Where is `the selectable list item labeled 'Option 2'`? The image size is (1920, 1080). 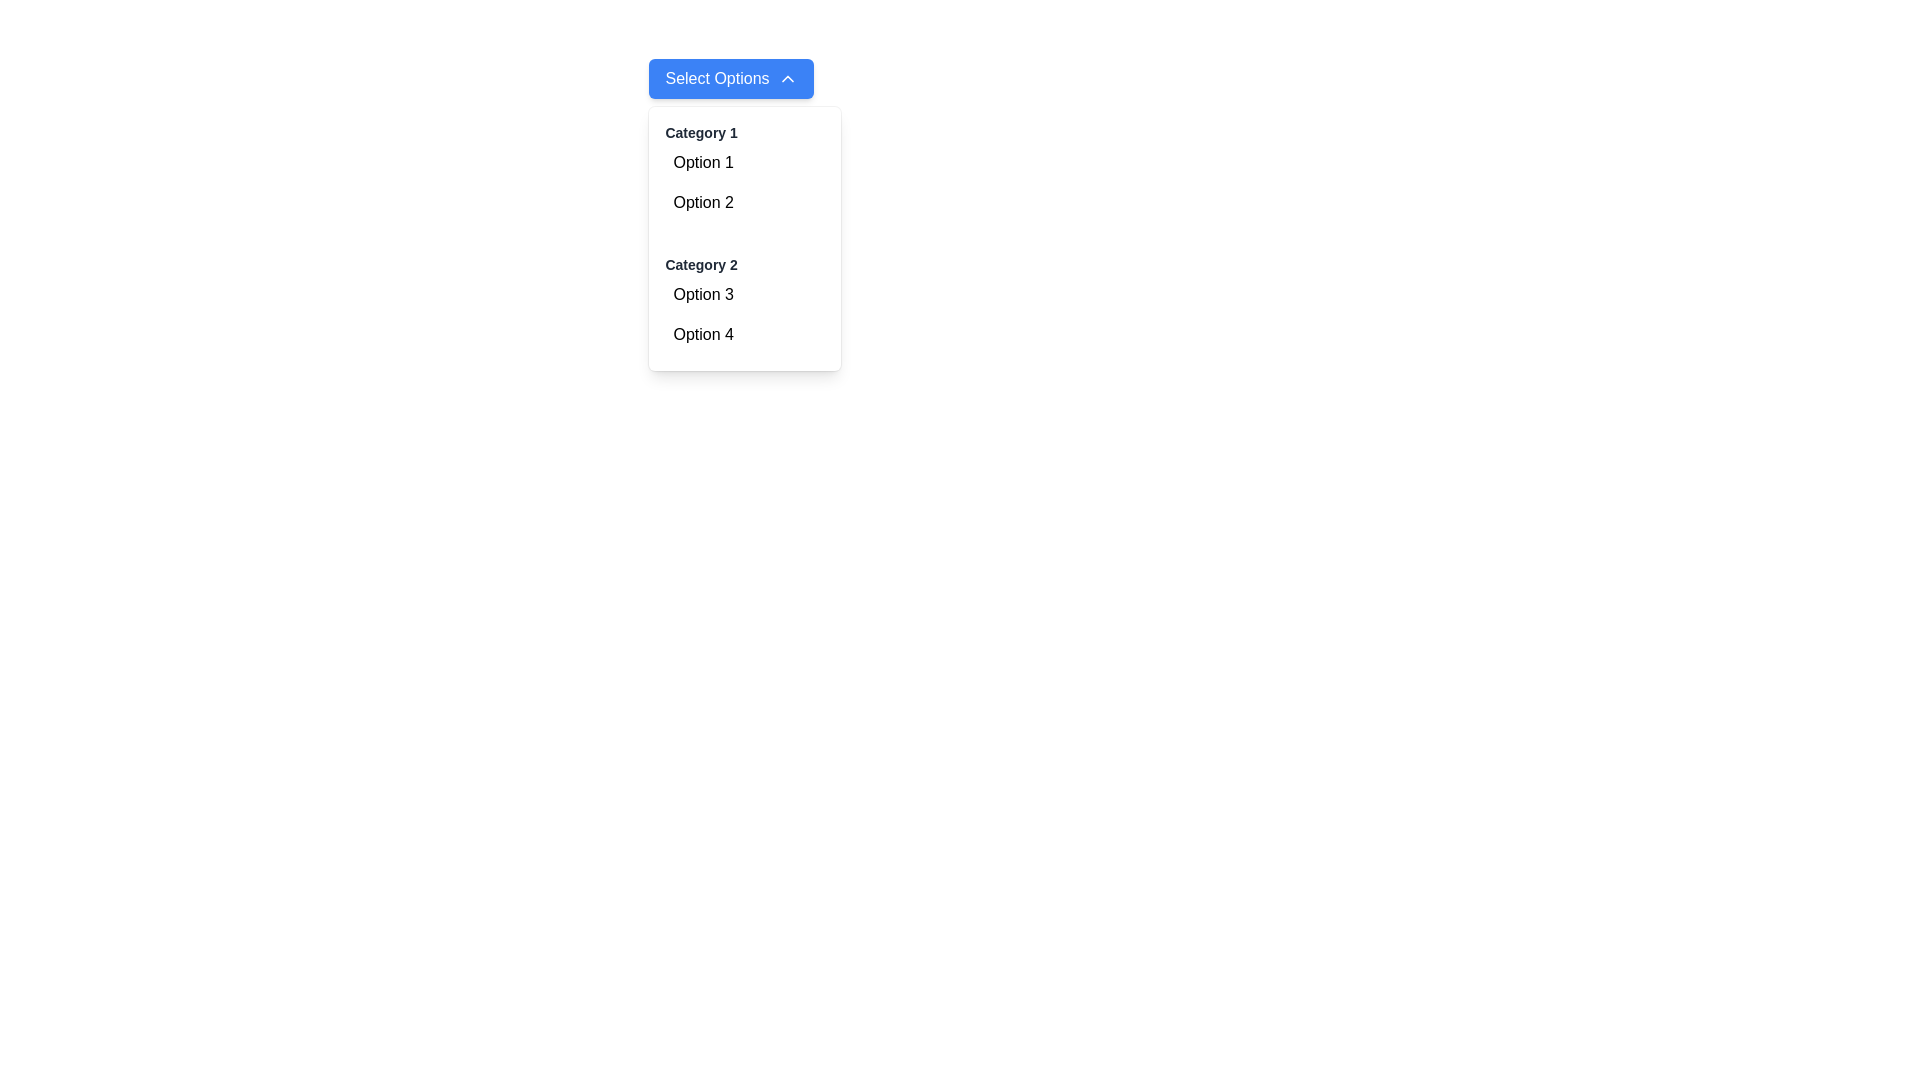 the selectable list item labeled 'Option 2' is located at coordinates (744, 203).